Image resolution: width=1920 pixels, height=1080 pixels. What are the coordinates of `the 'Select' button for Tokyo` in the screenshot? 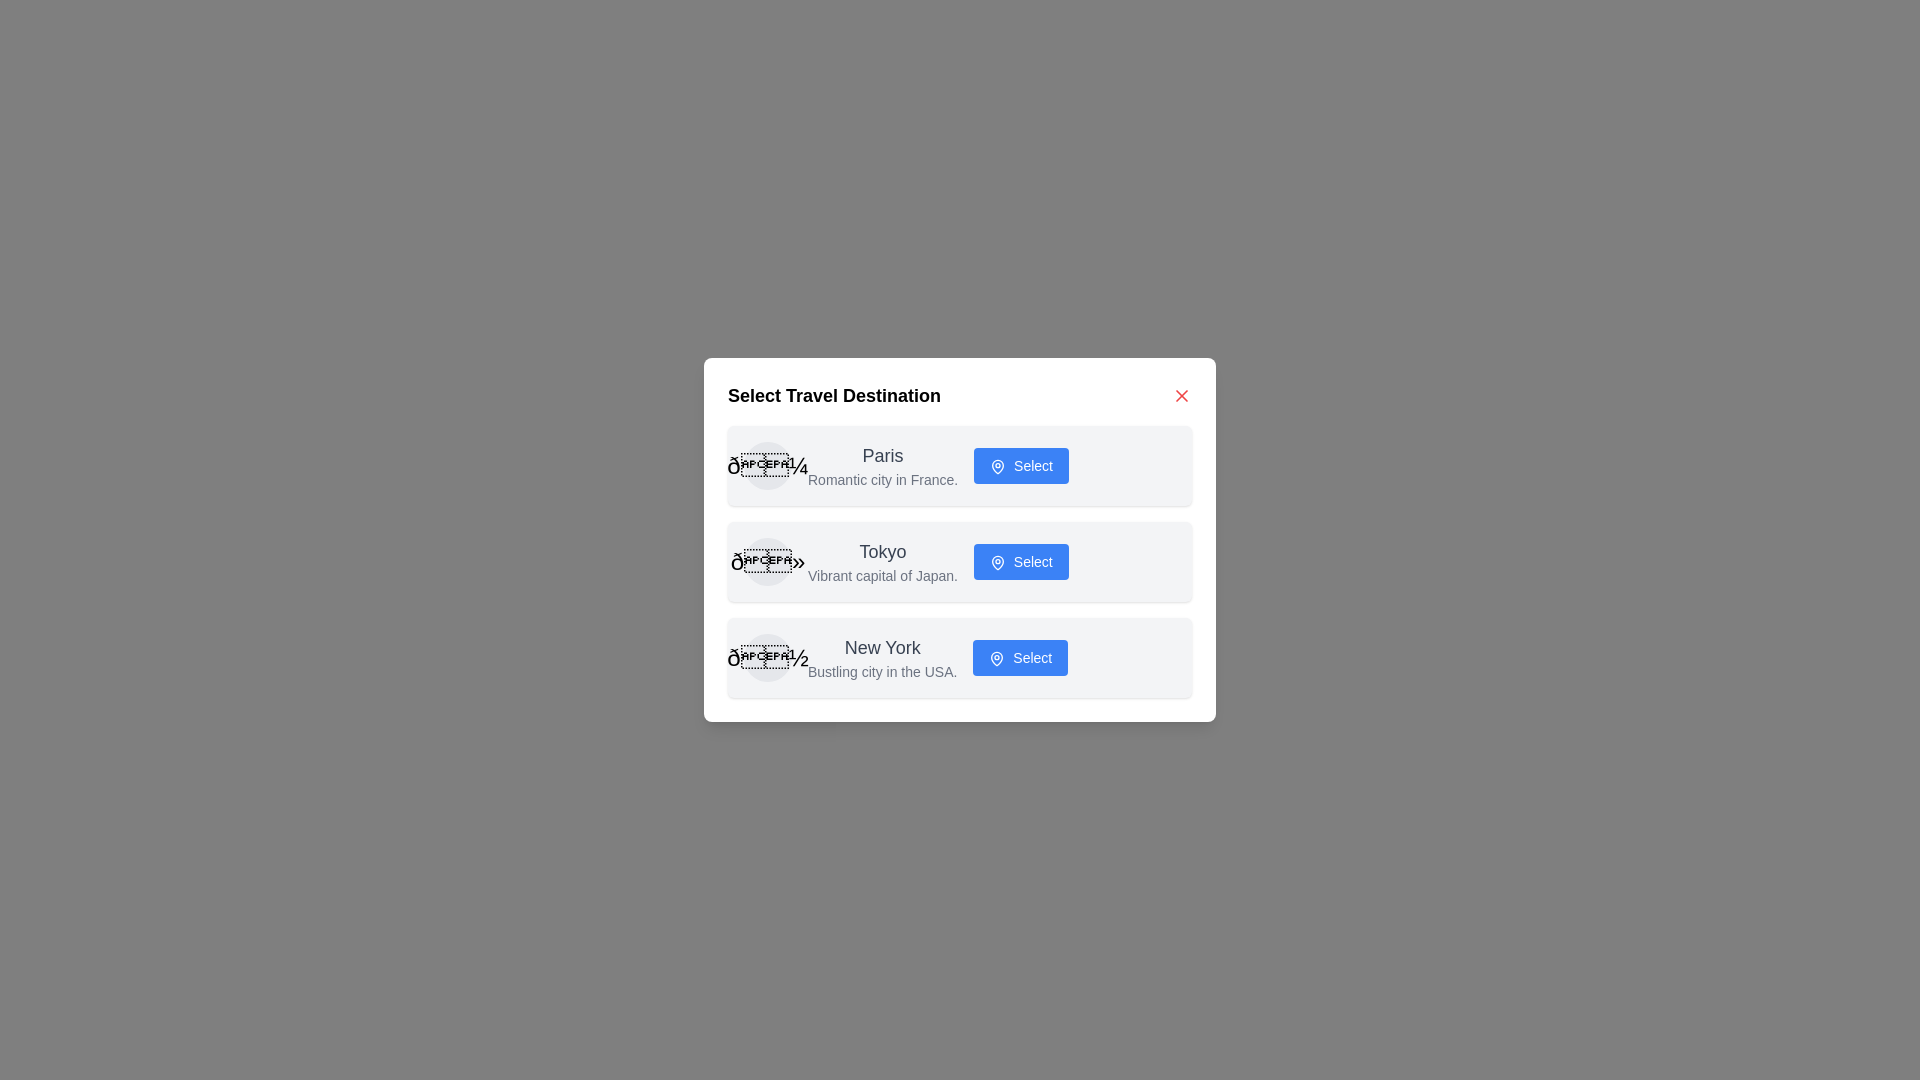 It's located at (1021, 562).